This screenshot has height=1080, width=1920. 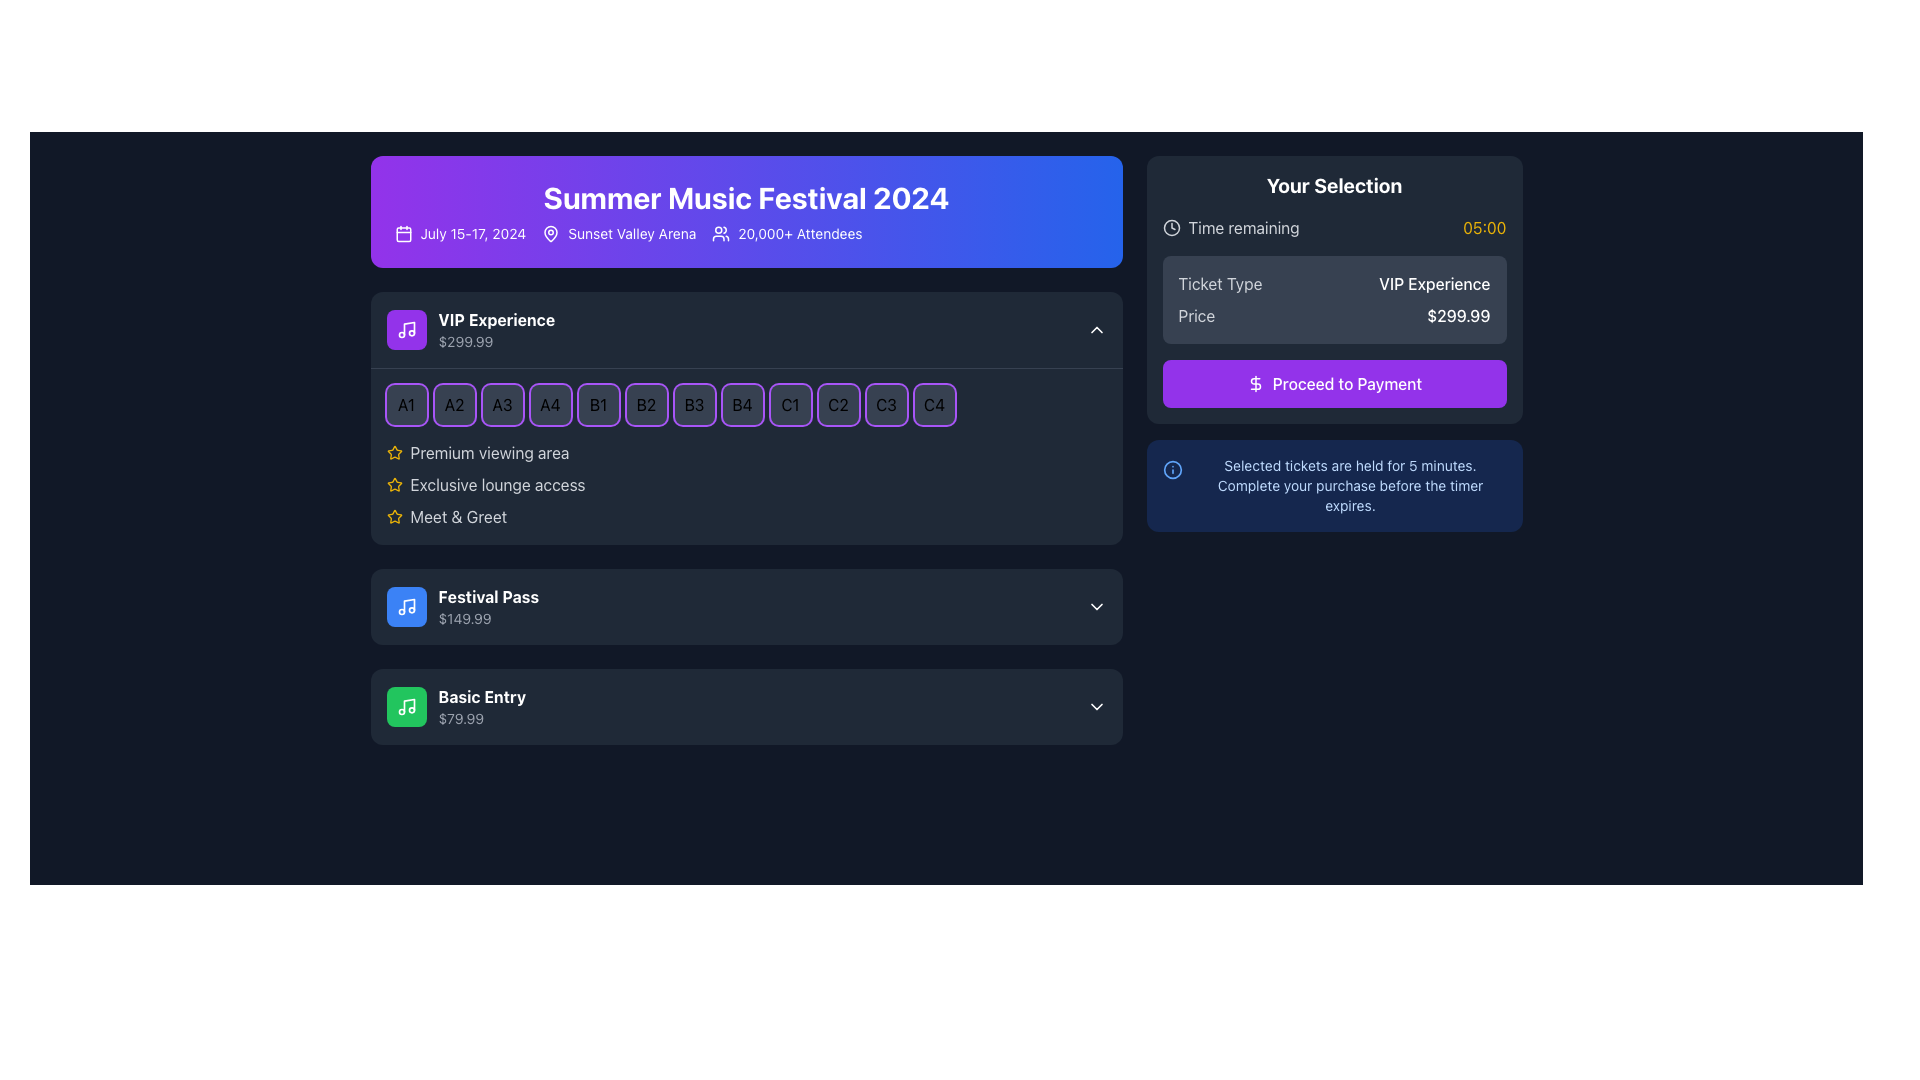 I want to click on the Grid of buttons located beneath the 'VIP Experience' section title, so click(x=745, y=405).